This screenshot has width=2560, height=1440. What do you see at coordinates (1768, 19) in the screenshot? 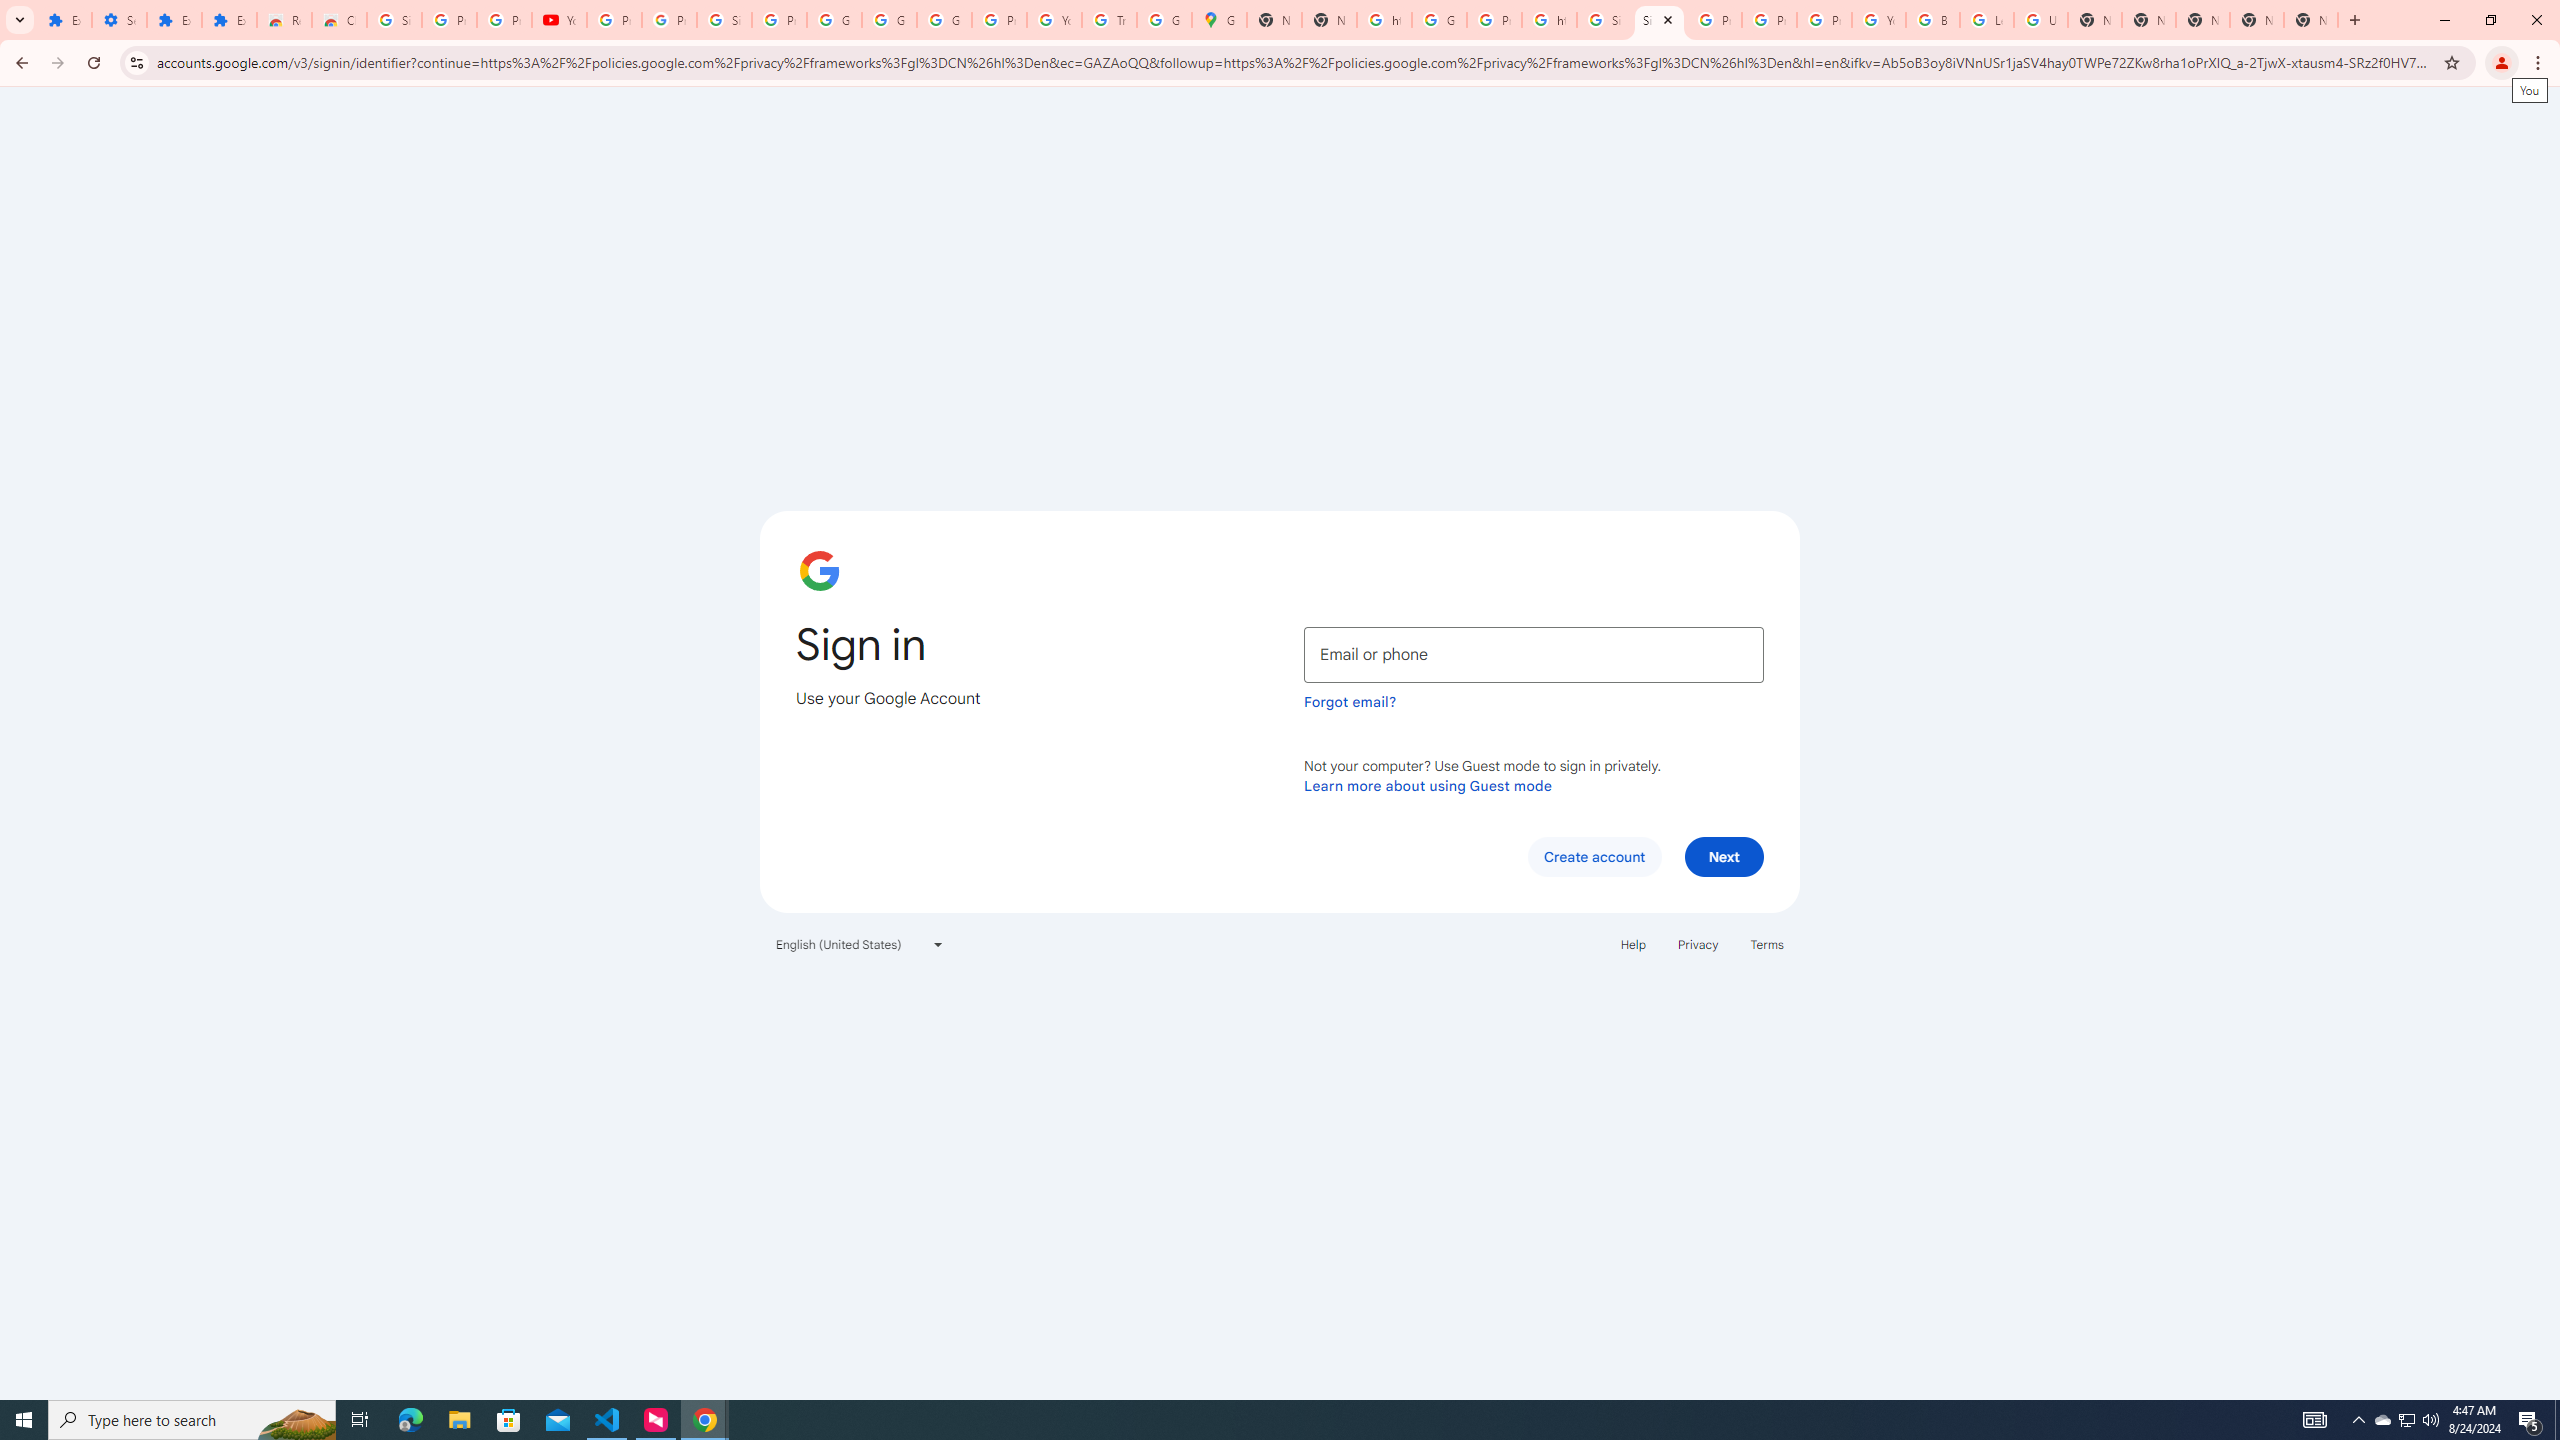
I see `'Privacy Help Center - Policies Help'` at bounding box center [1768, 19].